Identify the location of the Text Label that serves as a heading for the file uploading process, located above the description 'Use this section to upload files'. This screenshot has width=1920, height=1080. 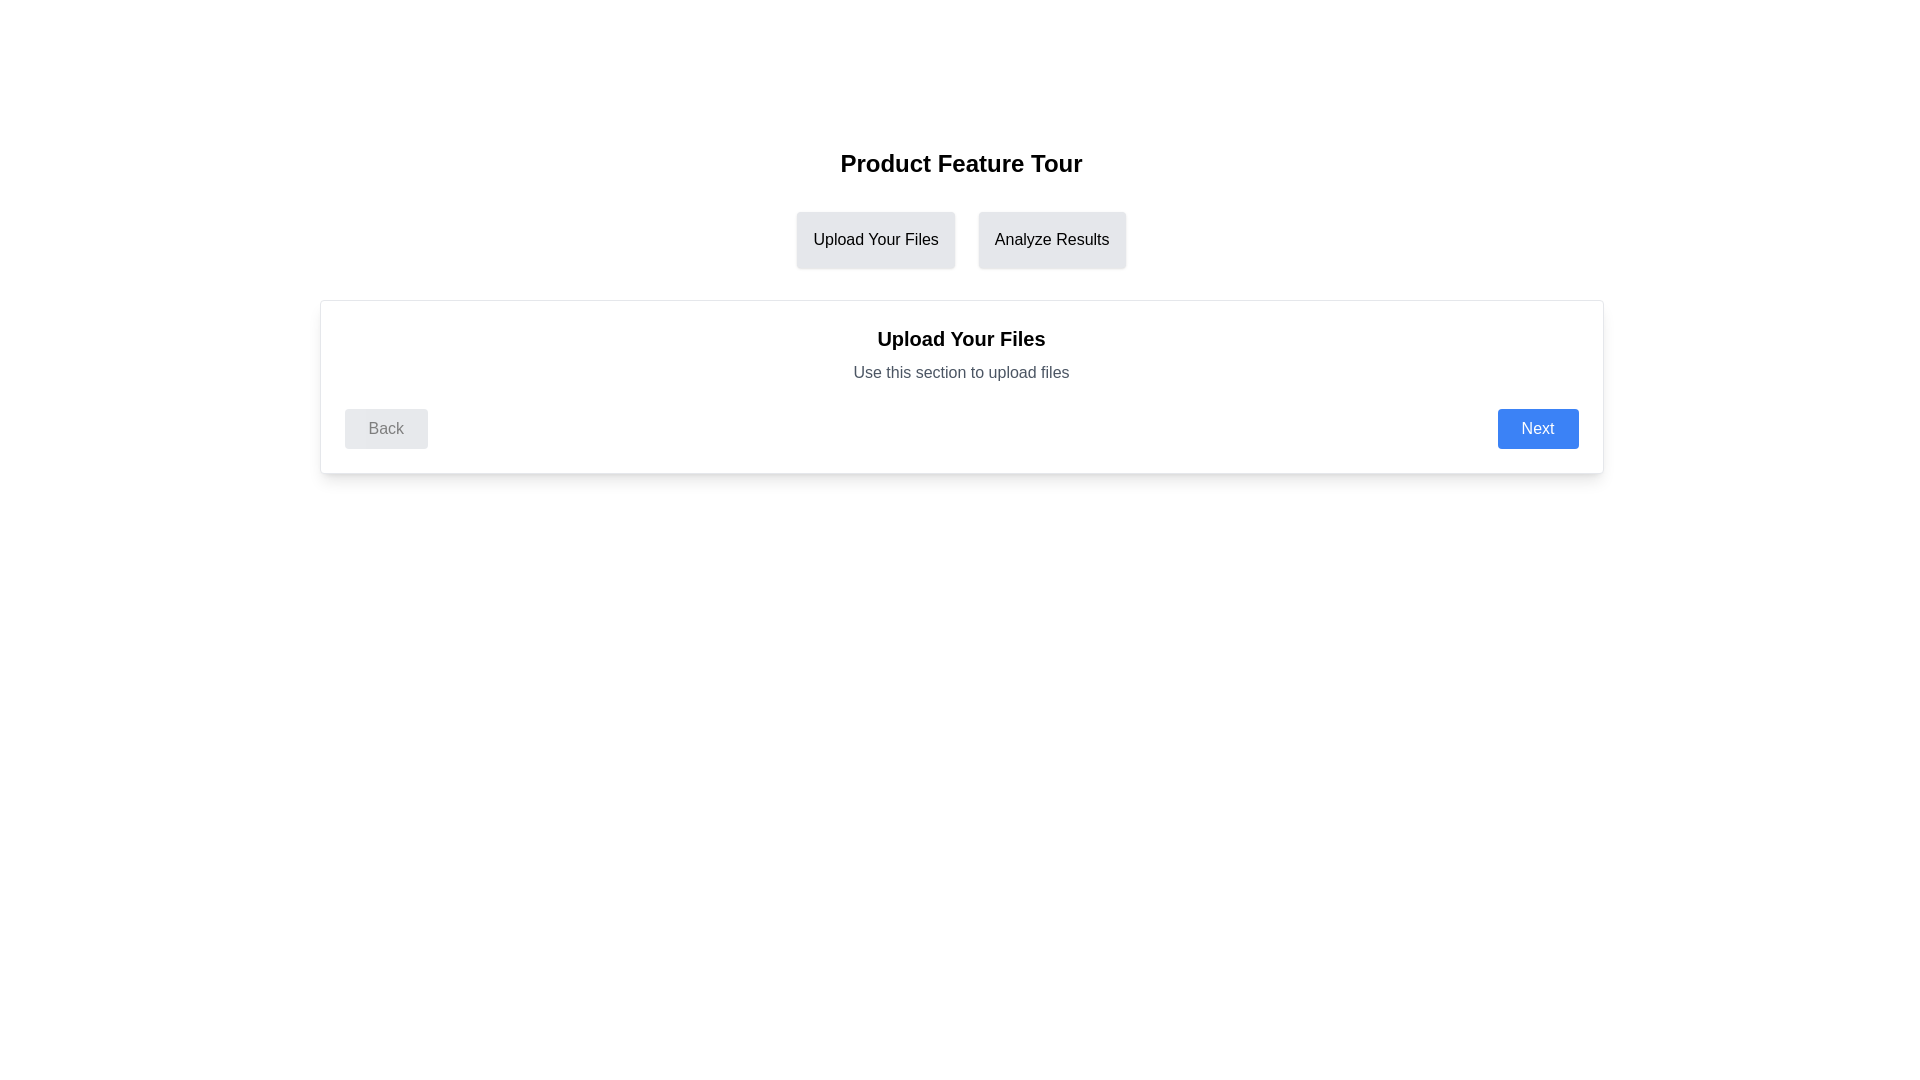
(961, 338).